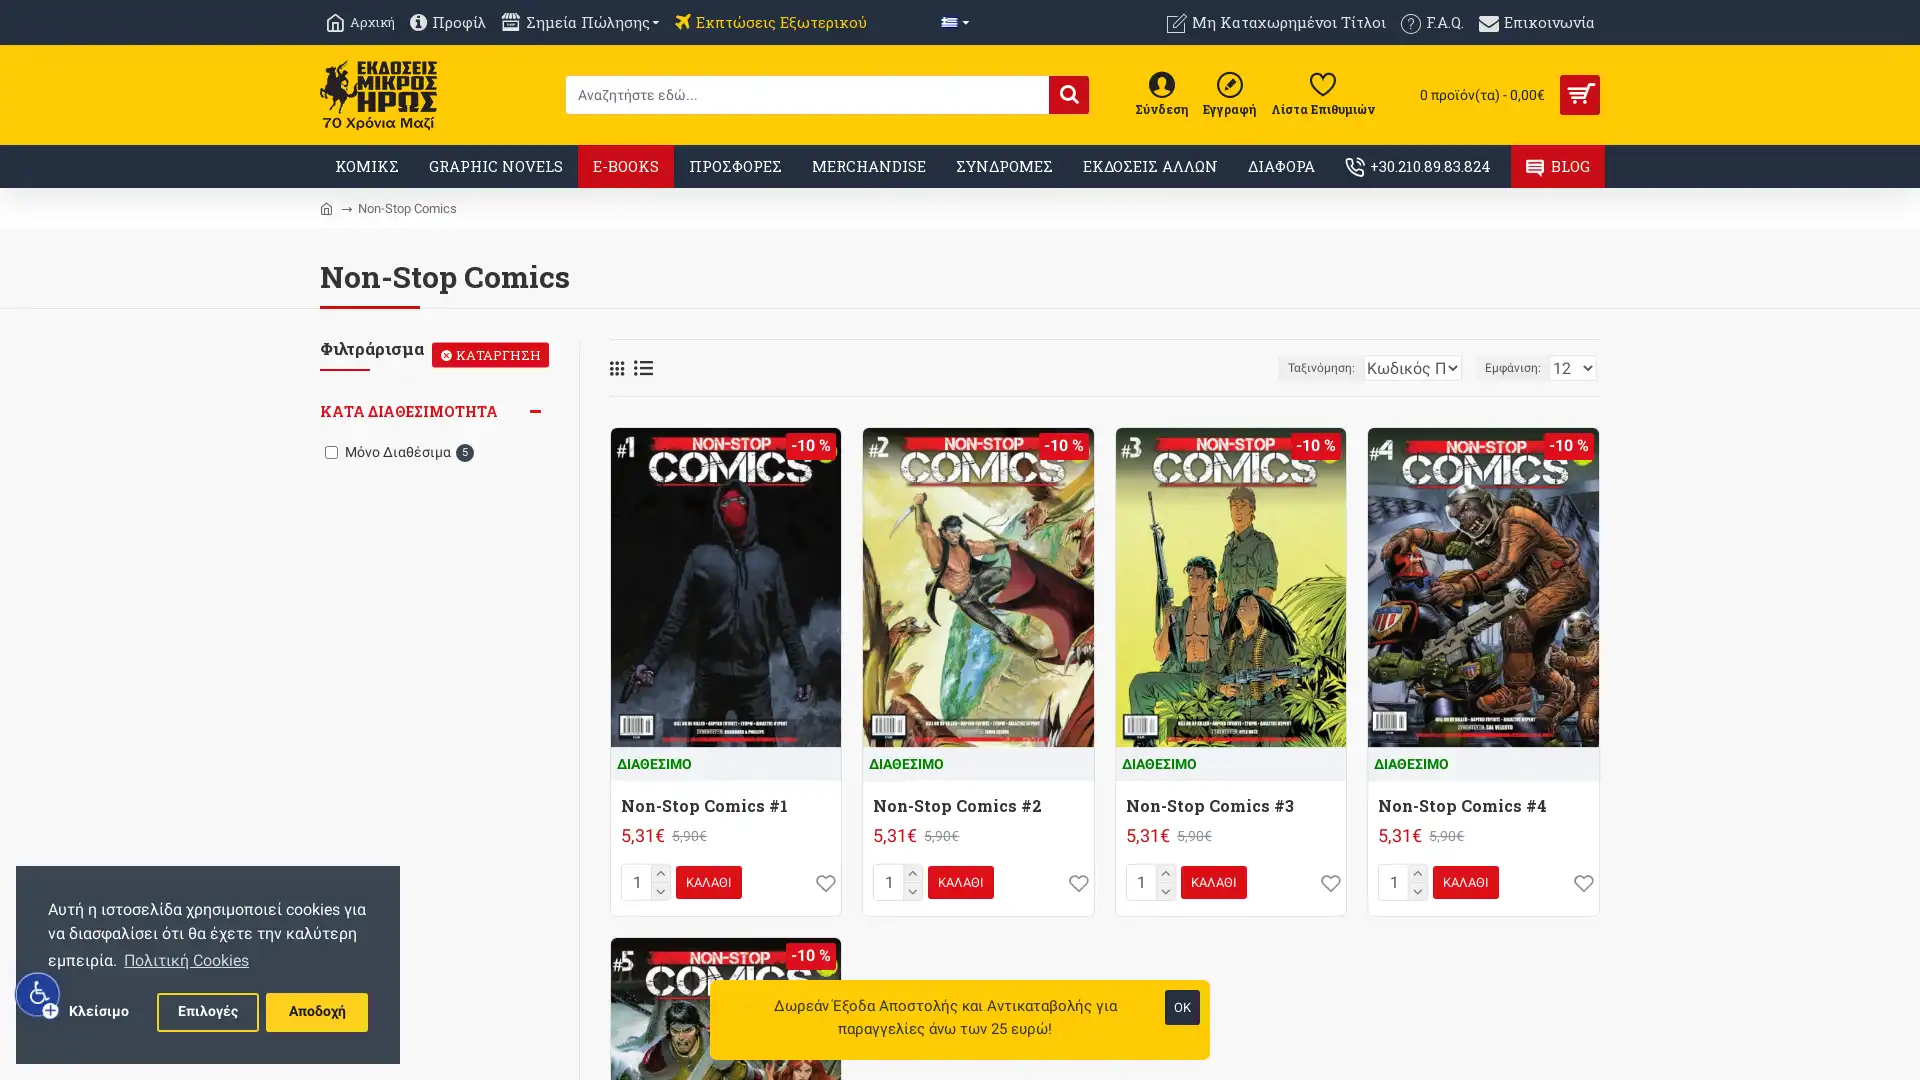 The width and height of the screenshot is (1920, 1080). I want to click on dismiss cookie message, so click(97, 1011).